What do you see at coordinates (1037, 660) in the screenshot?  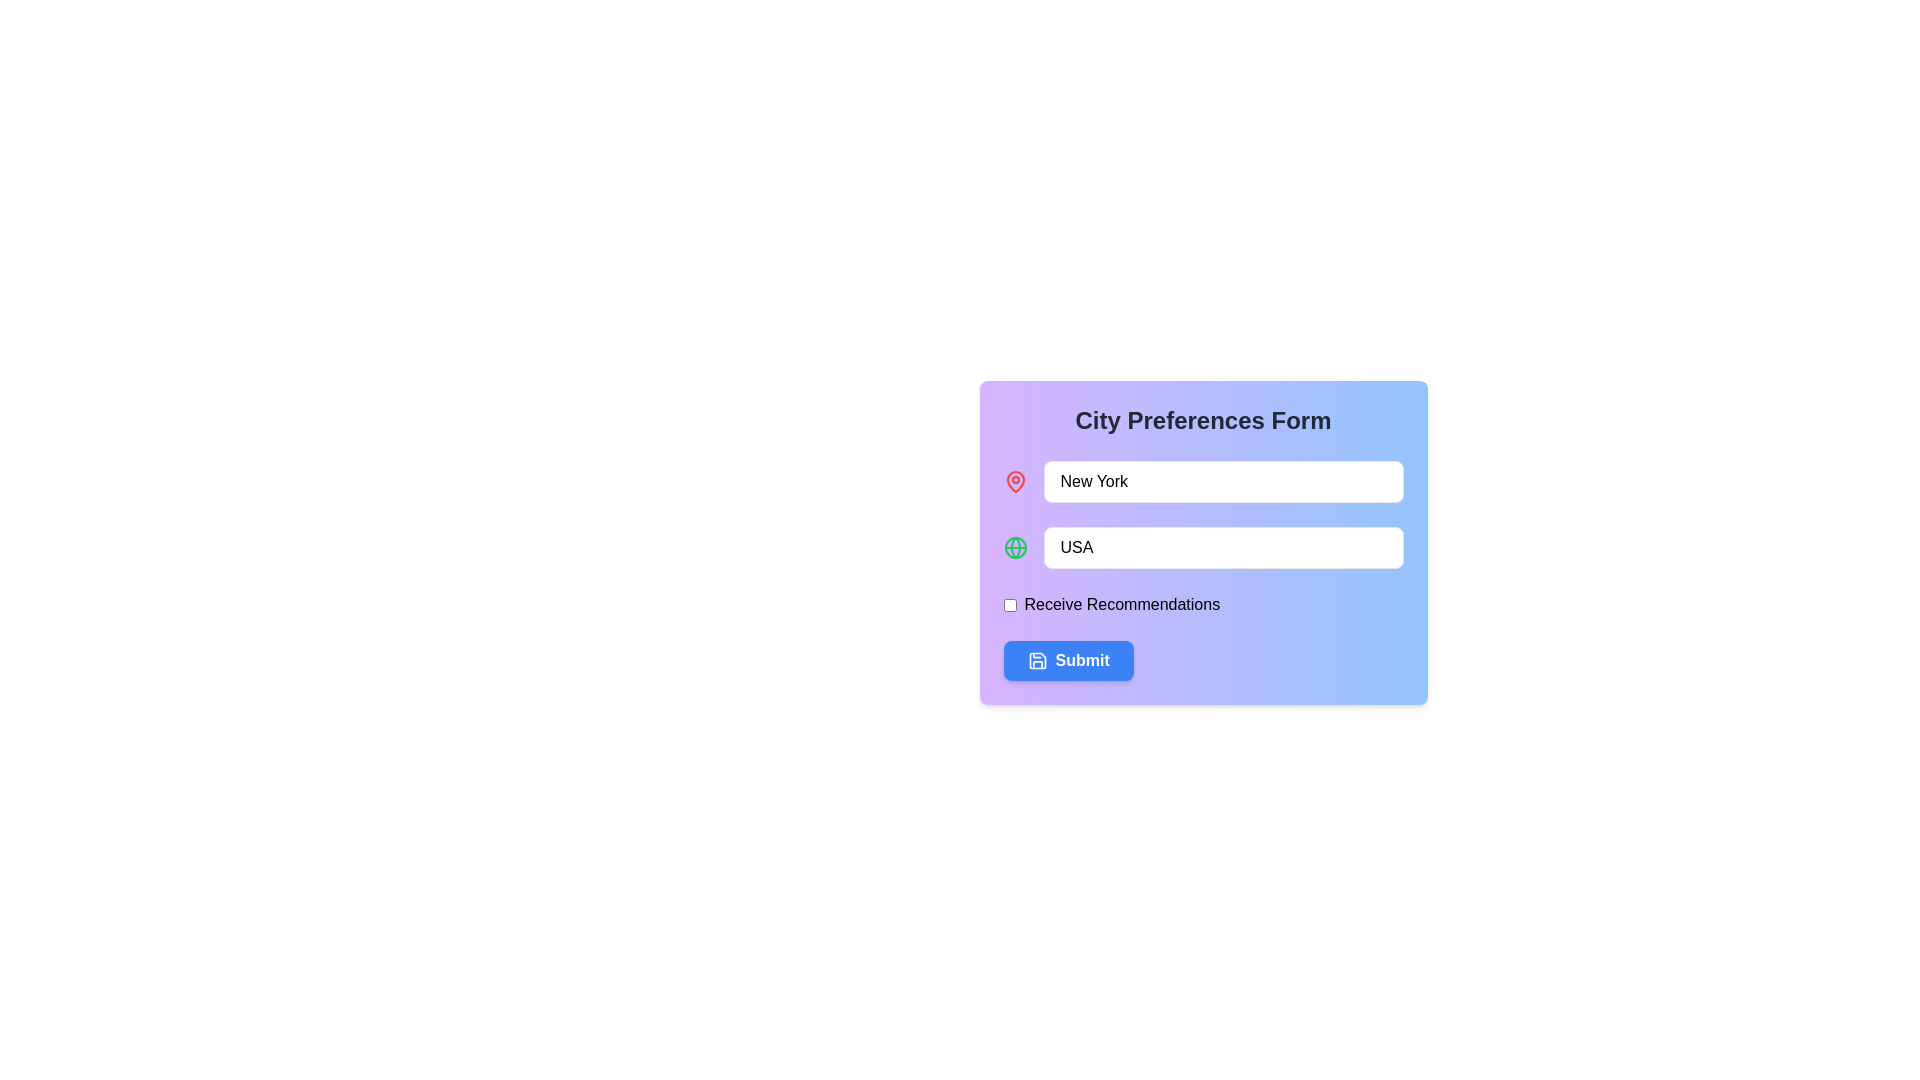 I see `the save icon, which is a floppy disk depicted with a blue background and white lines, located to the left of the bold 'Submit' text within the blue button at the bottom of the form` at bounding box center [1037, 660].